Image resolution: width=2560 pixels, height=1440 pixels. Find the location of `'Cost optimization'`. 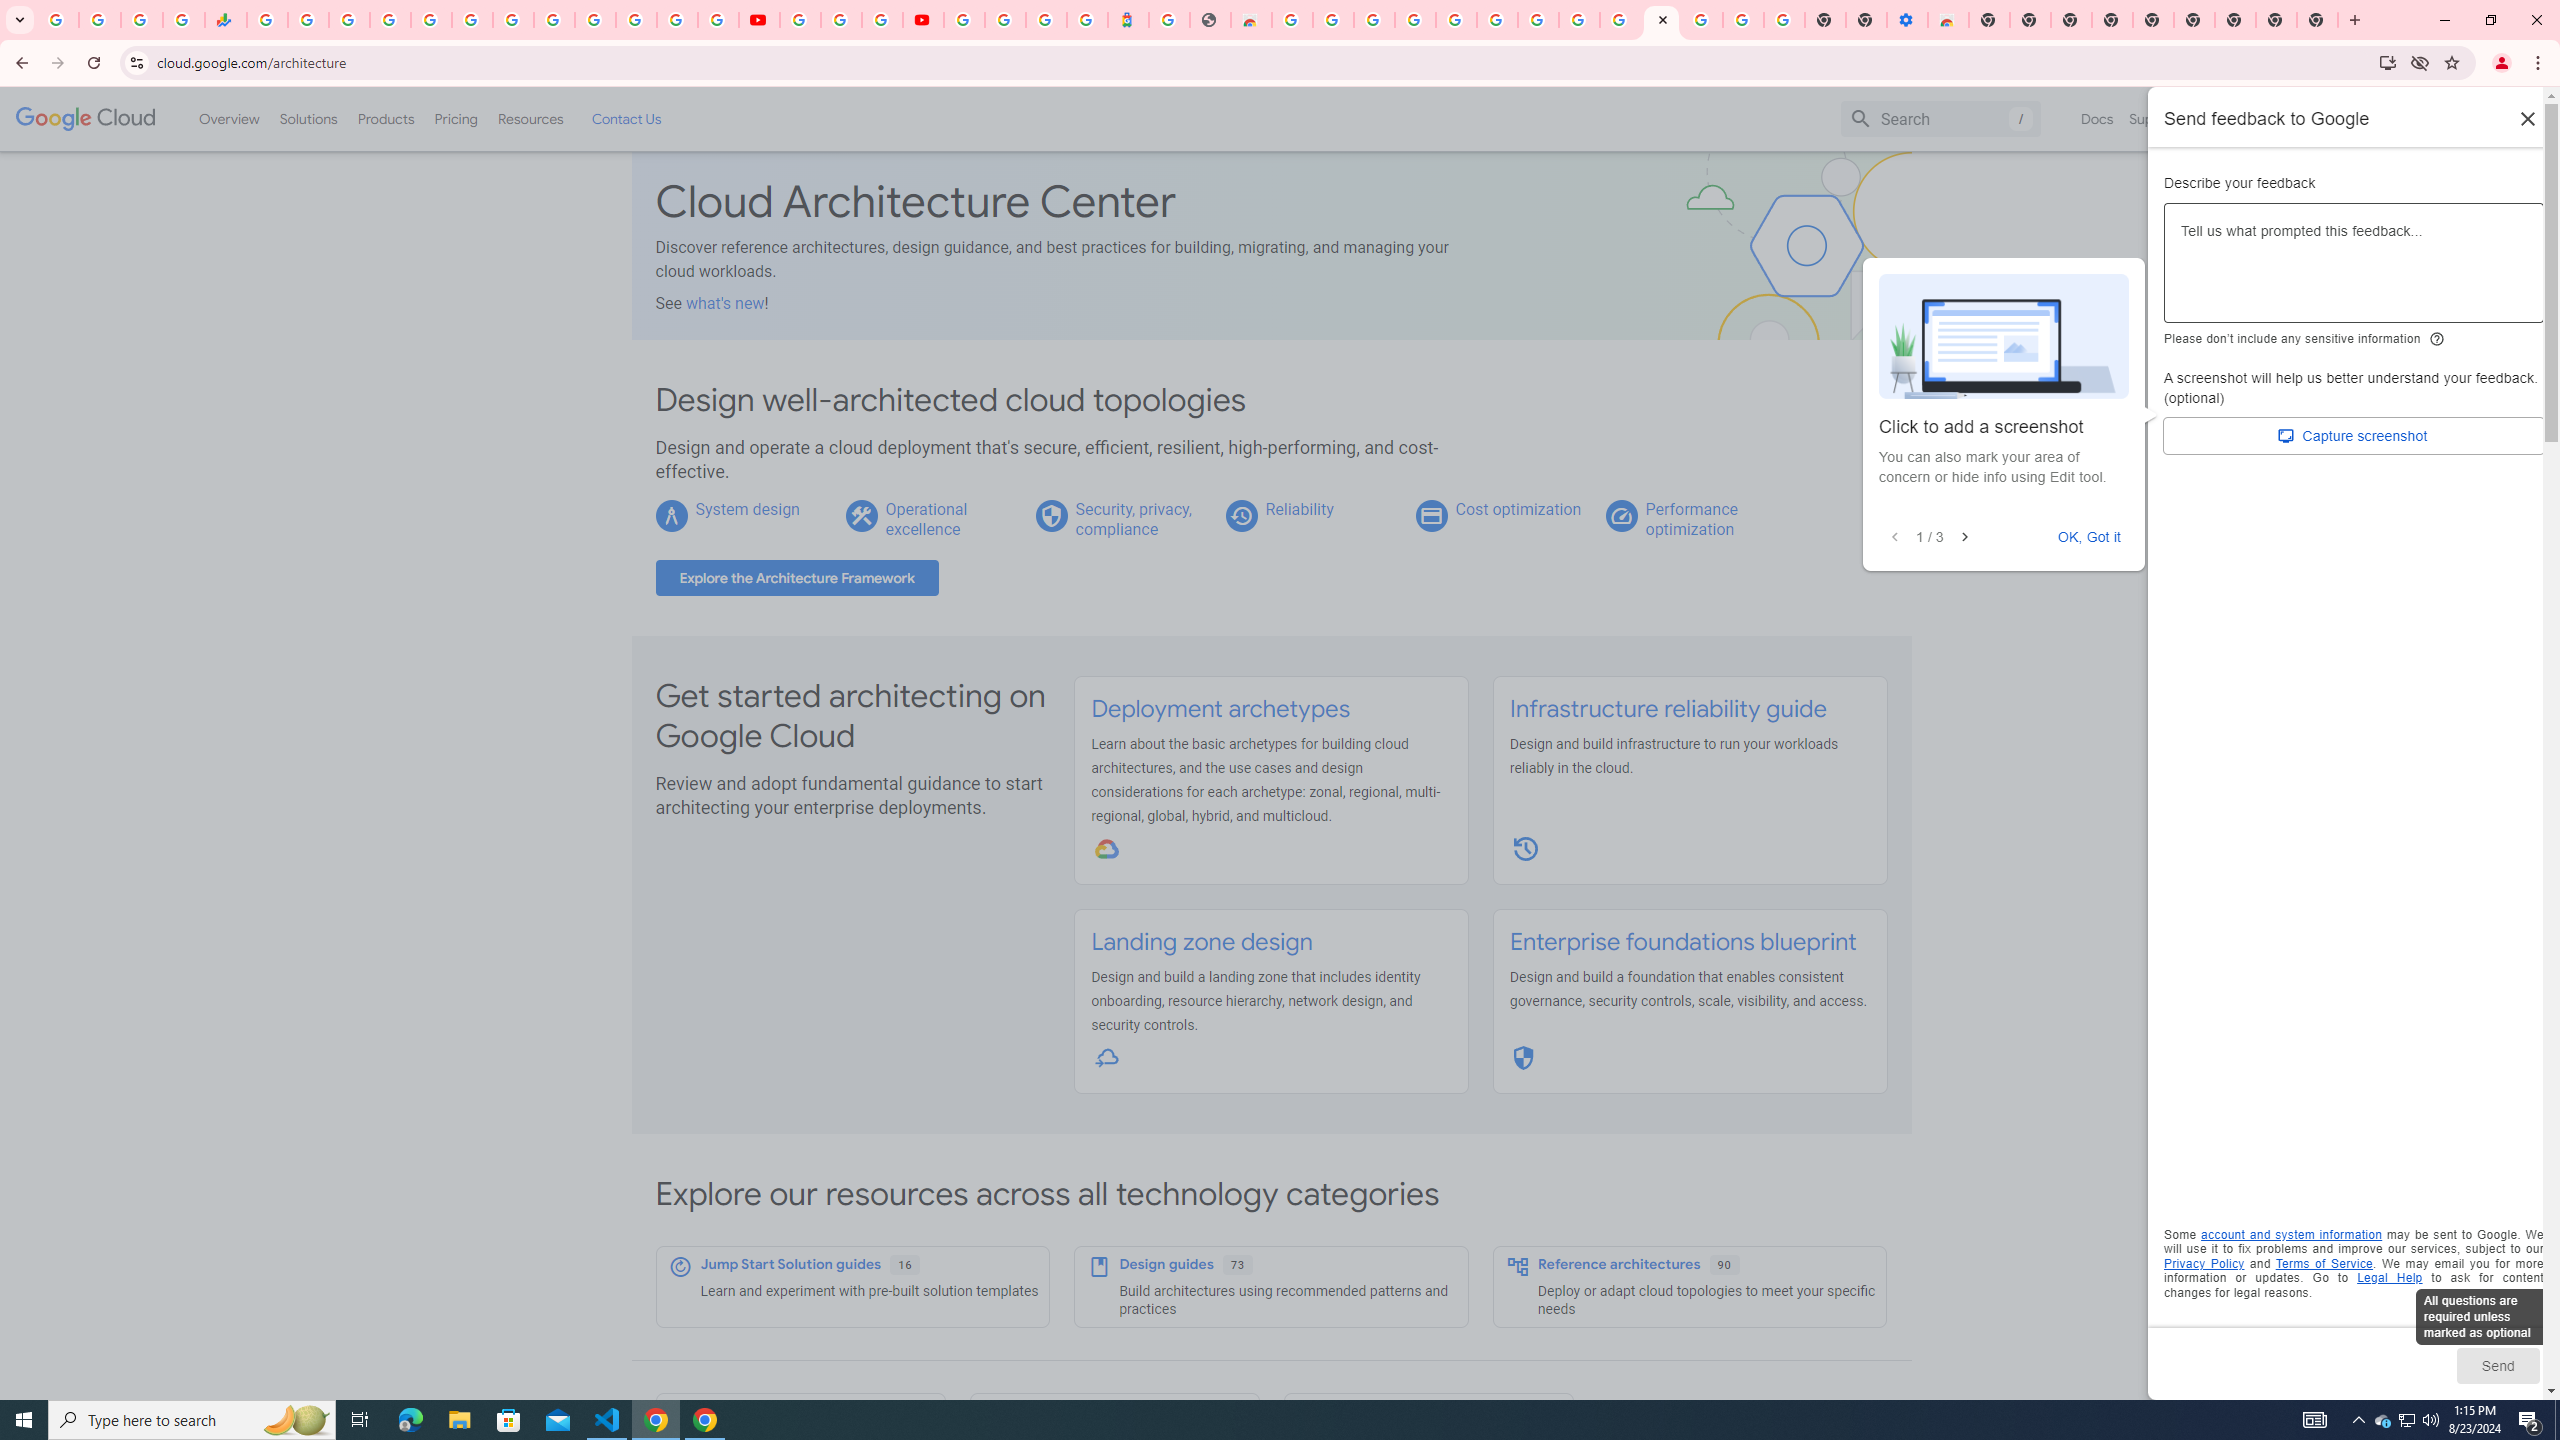

'Cost optimization' is located at coordinates (1517, 509).